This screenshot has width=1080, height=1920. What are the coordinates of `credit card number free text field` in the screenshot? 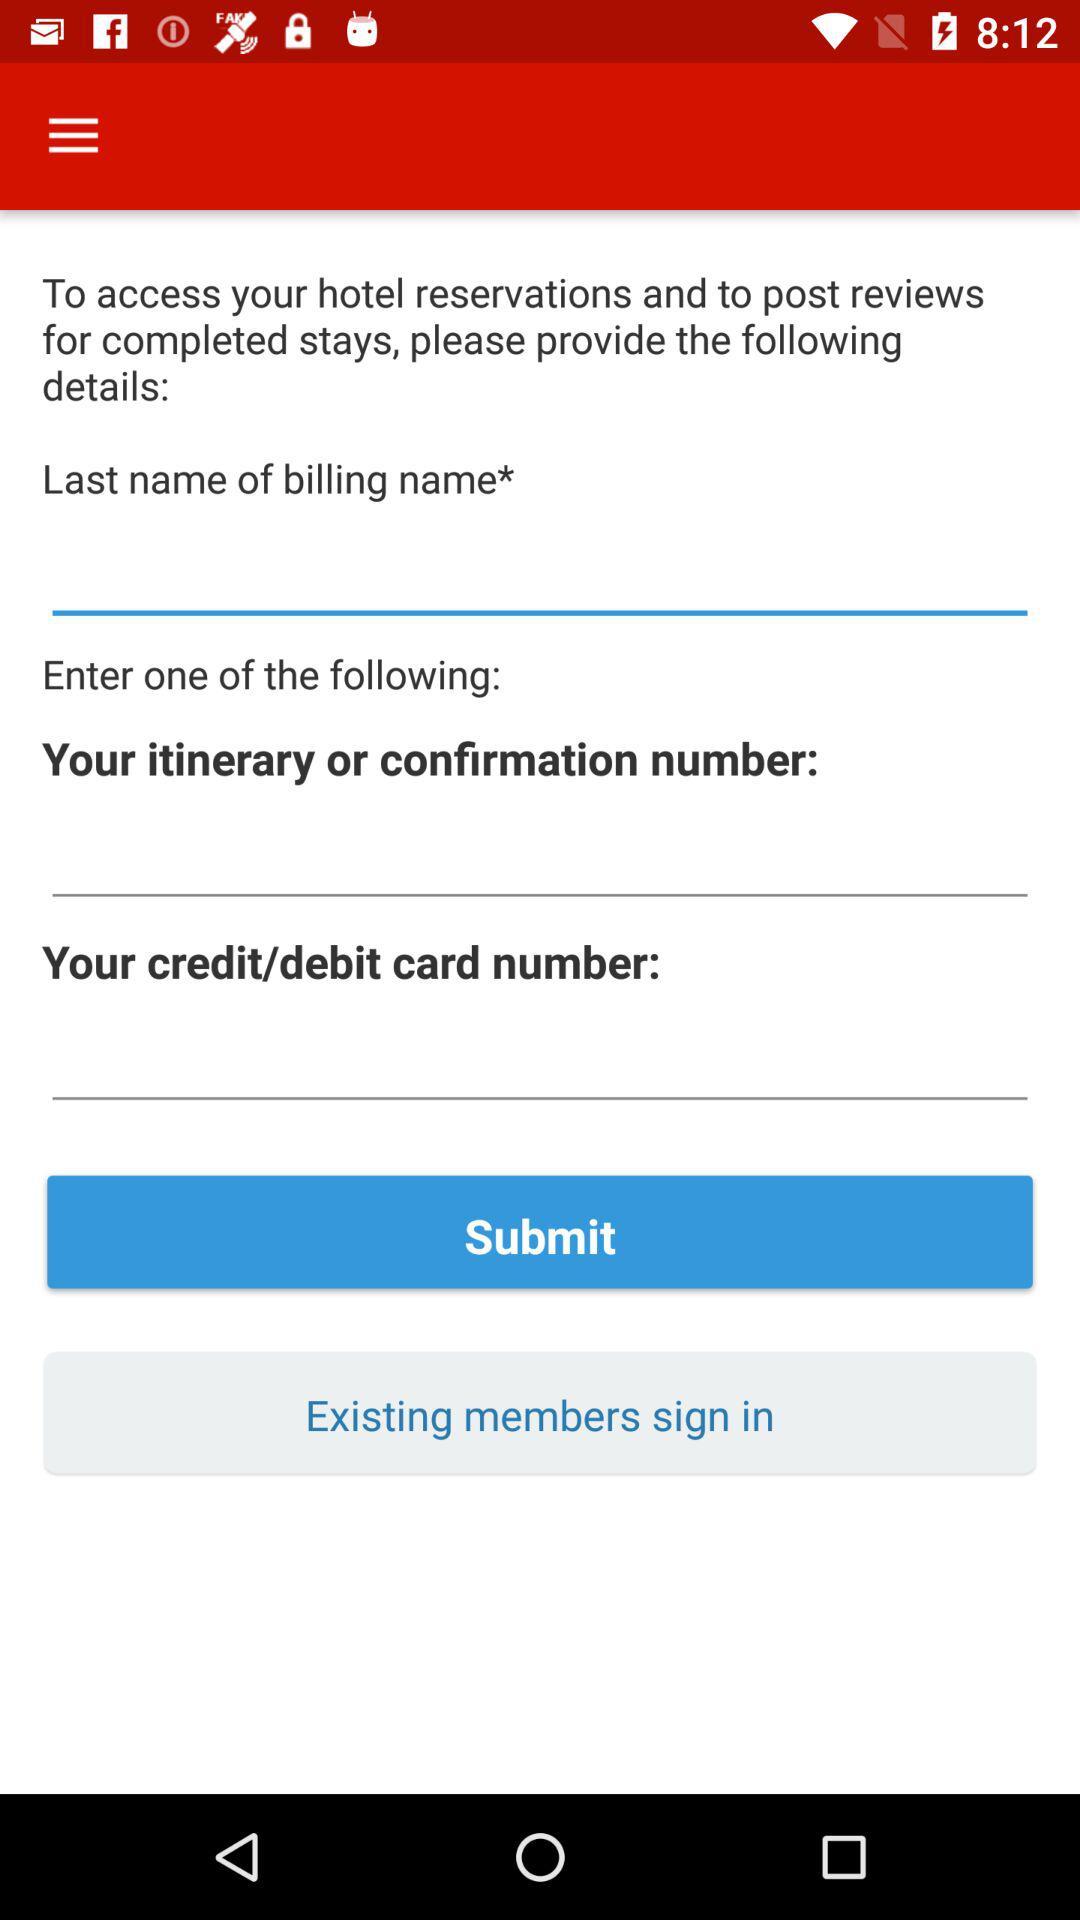 It's located at (540, 1061).